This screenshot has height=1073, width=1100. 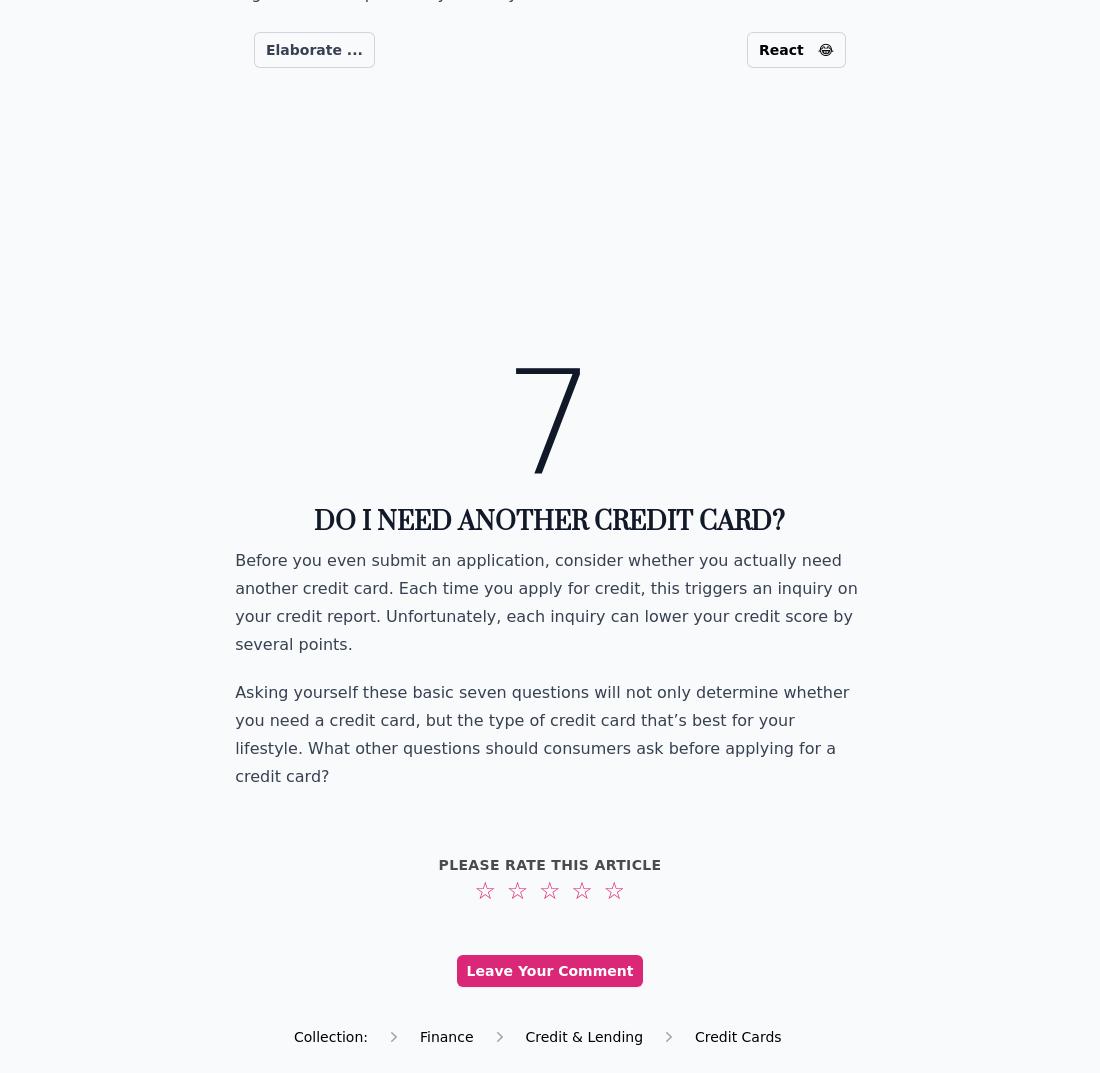 What do you see at coordinates (693, 1036) in the screenshot?
I see `'Credit Cards'` at bounding box center [693, 1036].